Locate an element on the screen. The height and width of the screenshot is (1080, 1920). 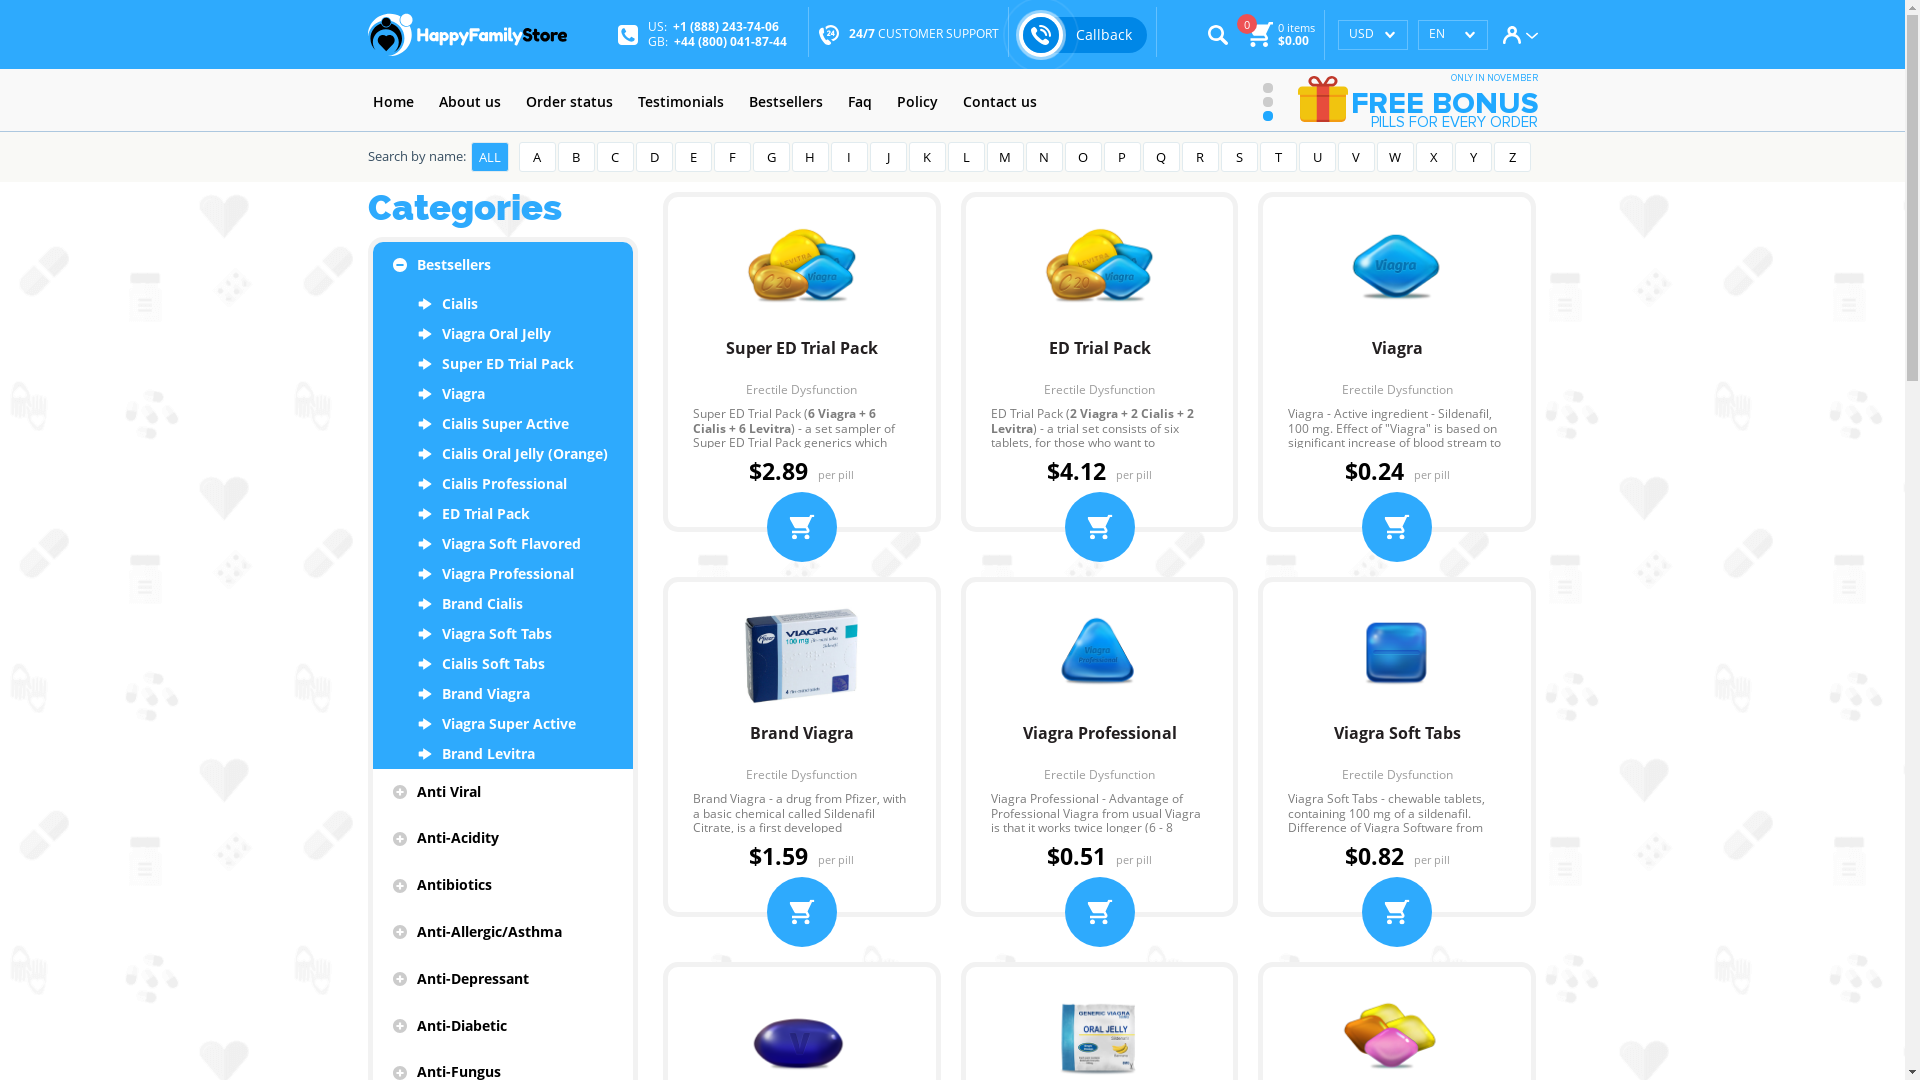
'V' is located at coordinates (1356, 156).